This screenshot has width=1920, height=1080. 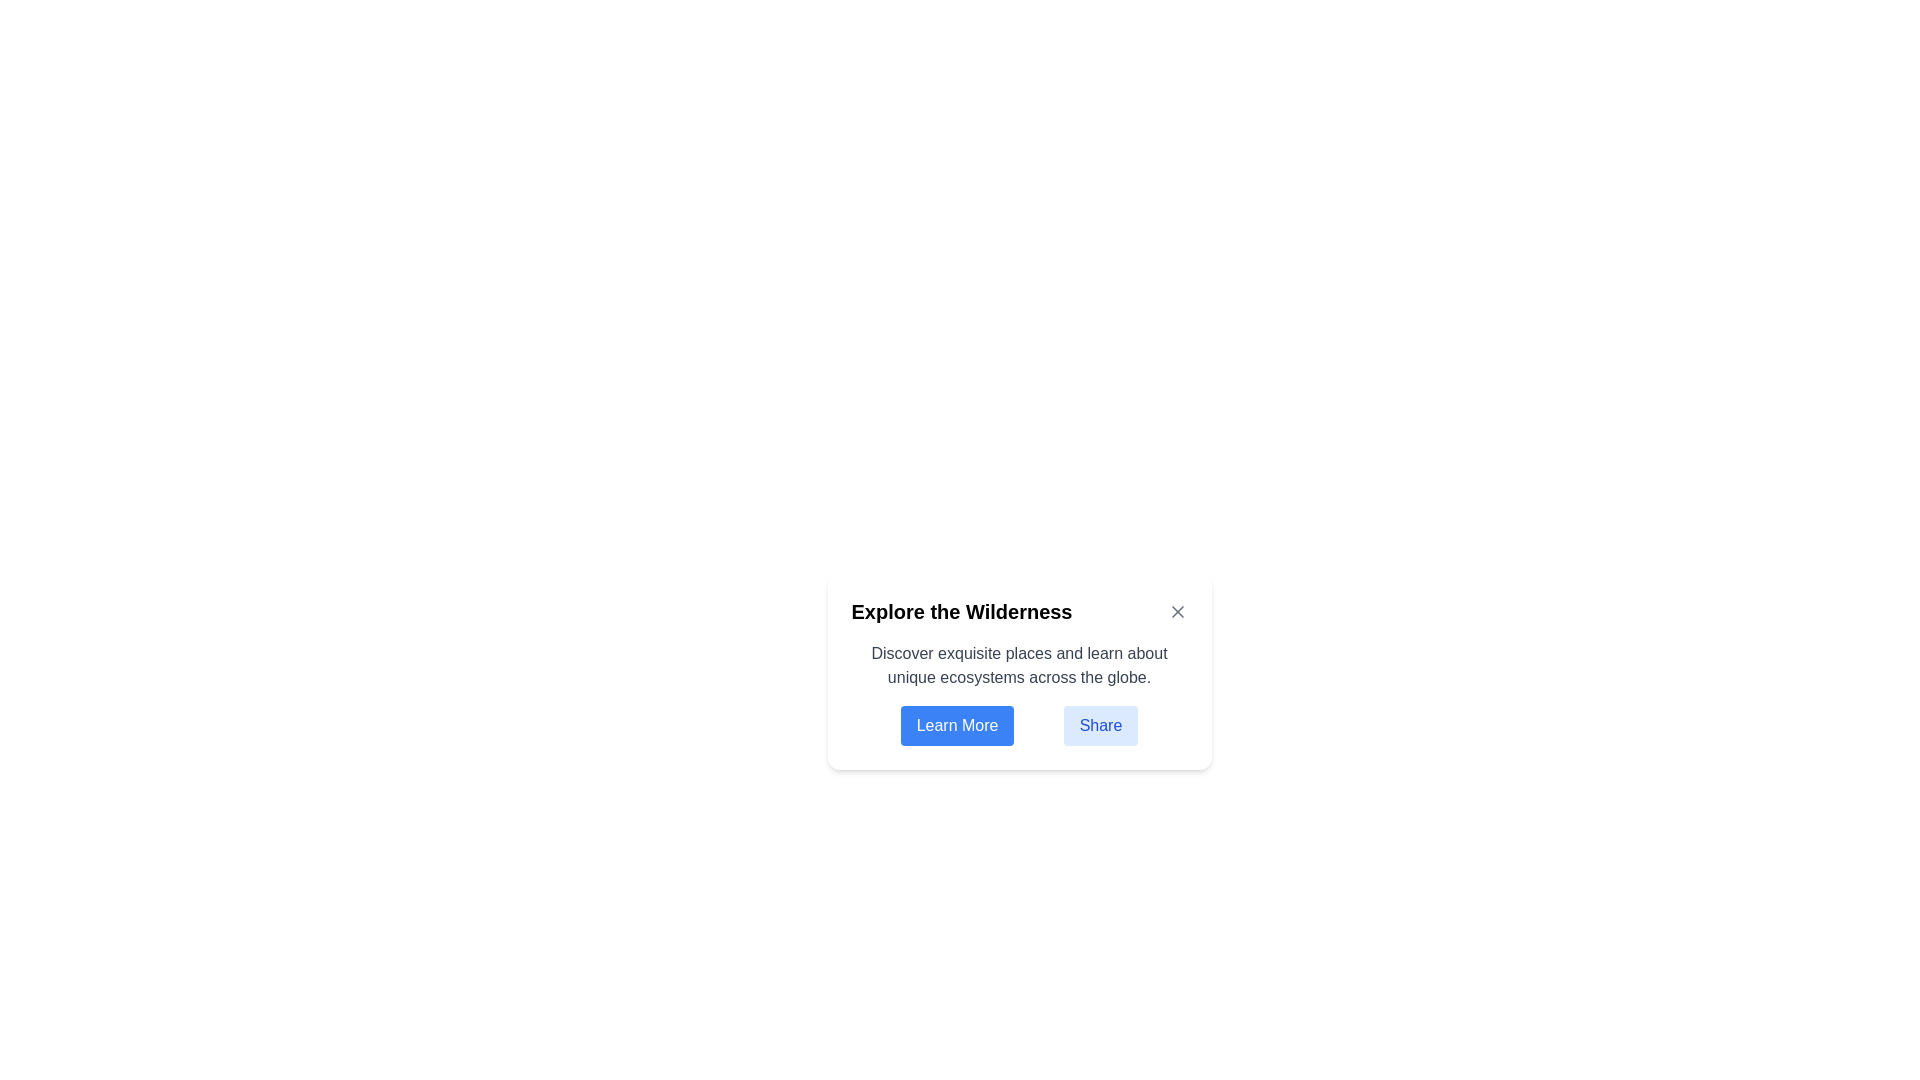 I want to click on the bold heading 'Explore the Wilderness' located at the top-center of the card UI, so click(x=1019, y=611).